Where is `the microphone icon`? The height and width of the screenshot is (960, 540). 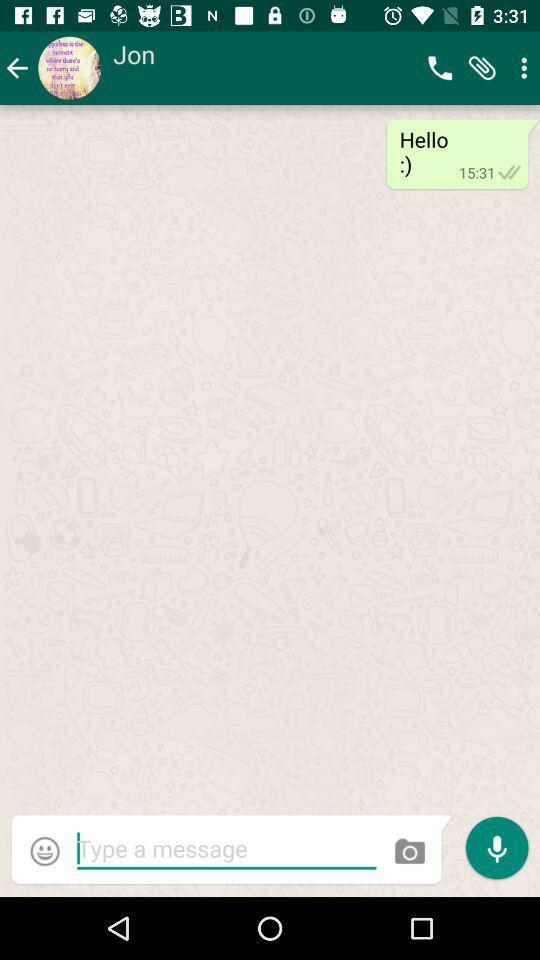
the microphone icon is located at coordinates (496, 848).